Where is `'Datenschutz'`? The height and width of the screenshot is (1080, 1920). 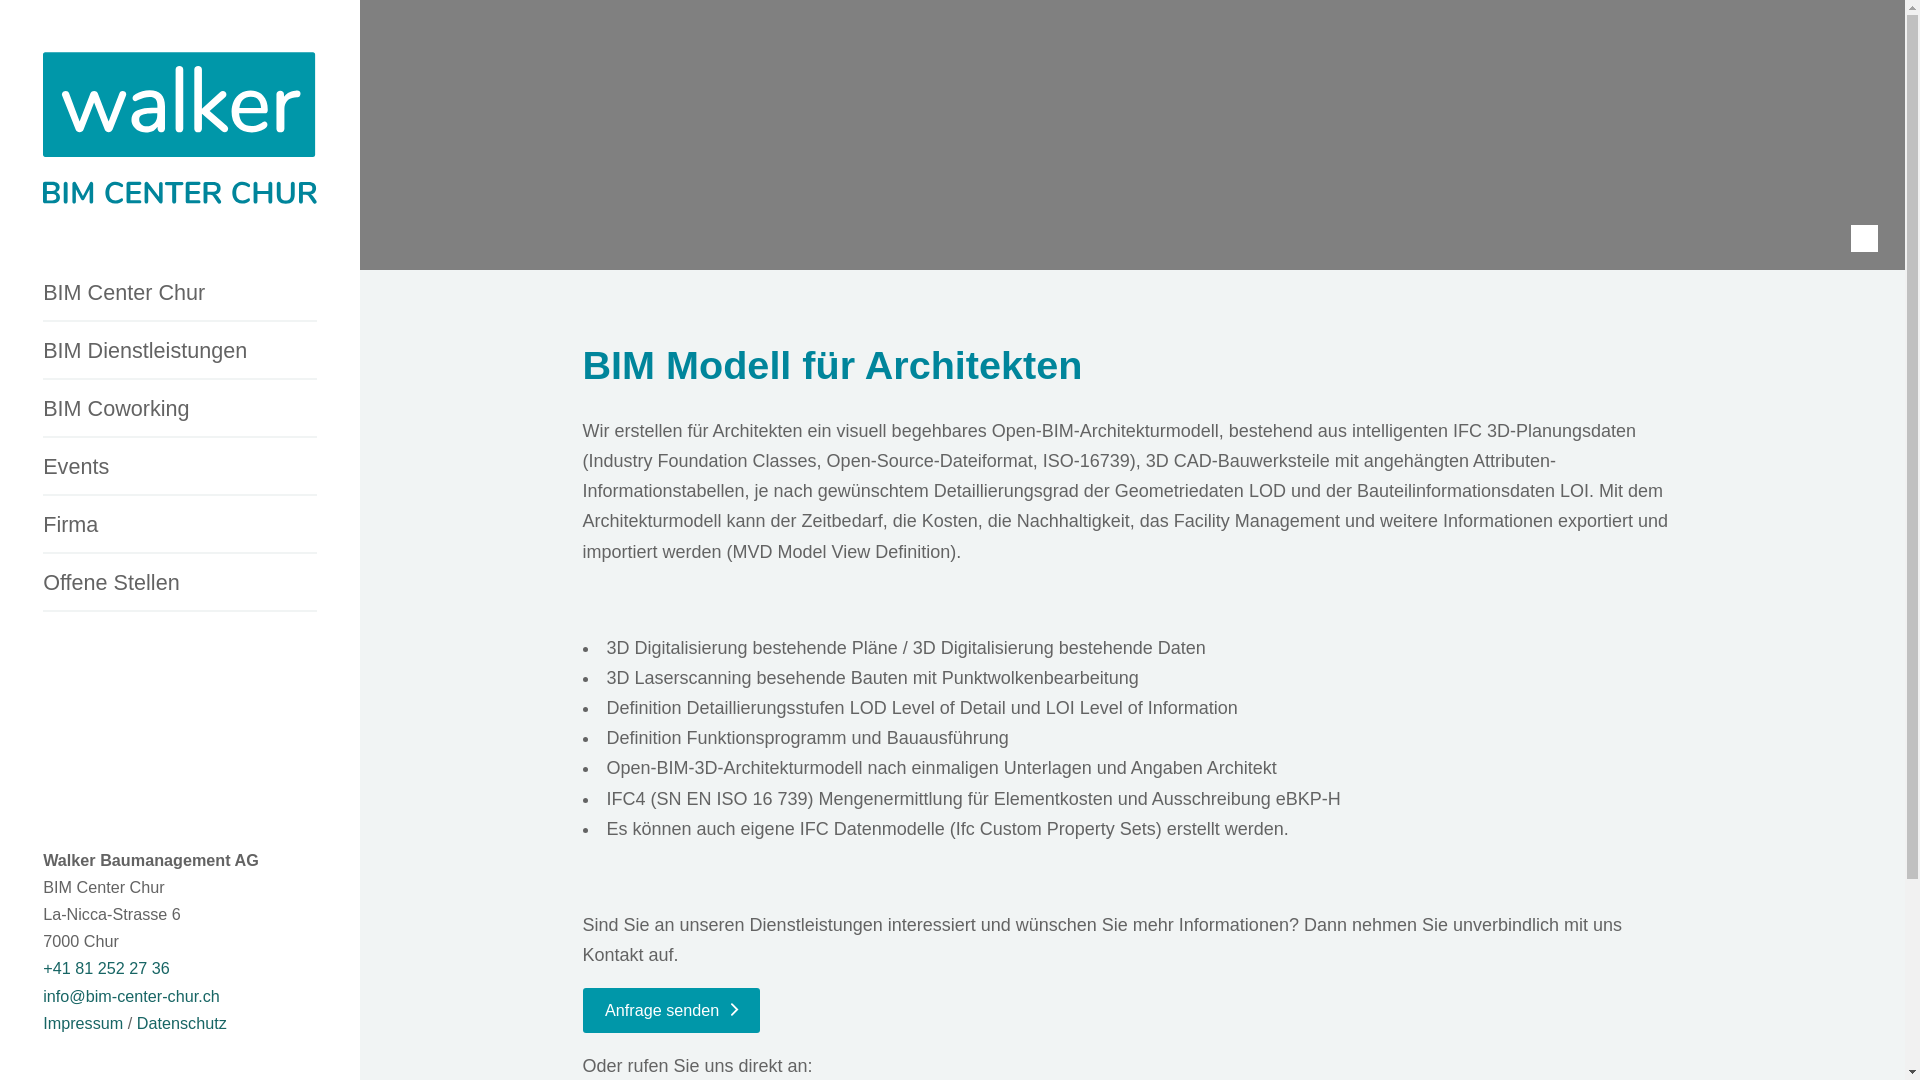 'Datenschutz' is located at coordinates (182, 1022).